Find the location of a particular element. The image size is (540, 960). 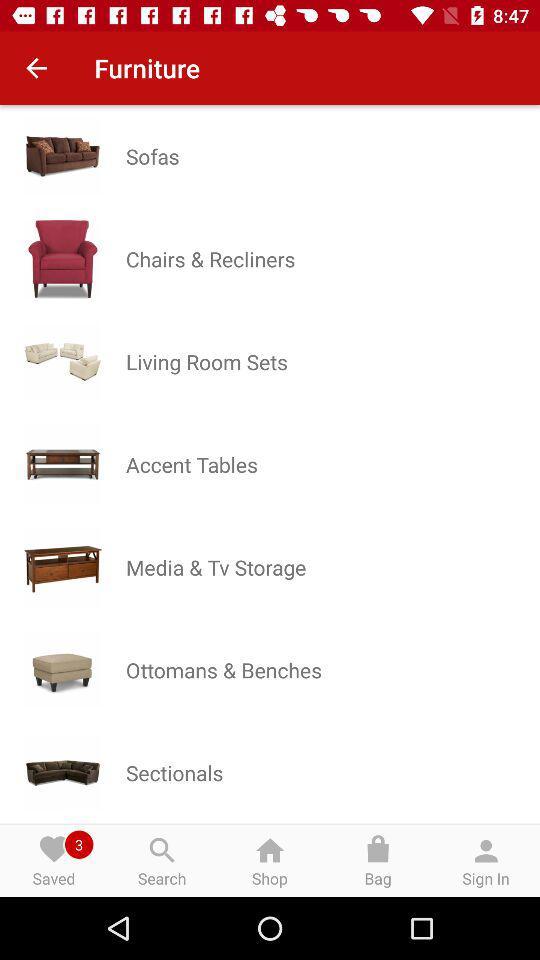

item next to the furniture is located at coordinates (36, 68).